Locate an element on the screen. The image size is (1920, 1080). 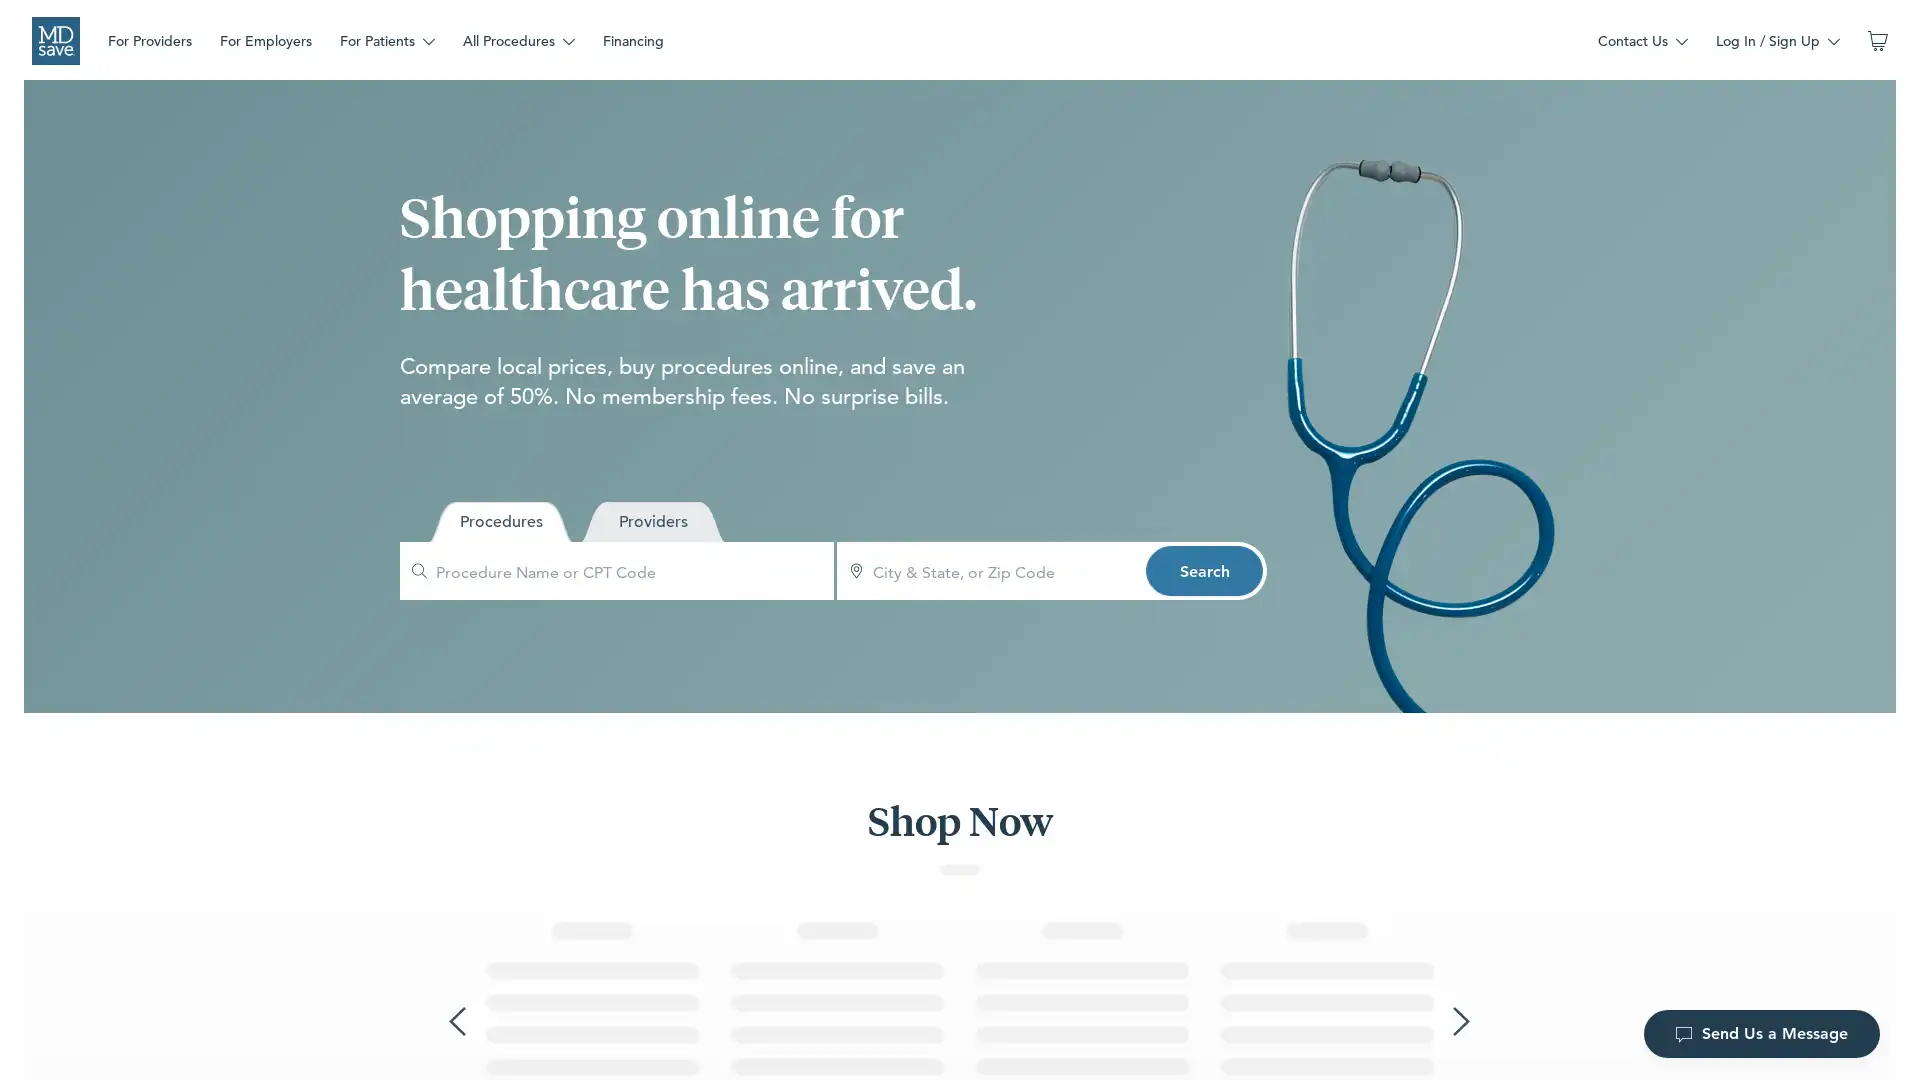
Search is located at coordinates (1203, 570).